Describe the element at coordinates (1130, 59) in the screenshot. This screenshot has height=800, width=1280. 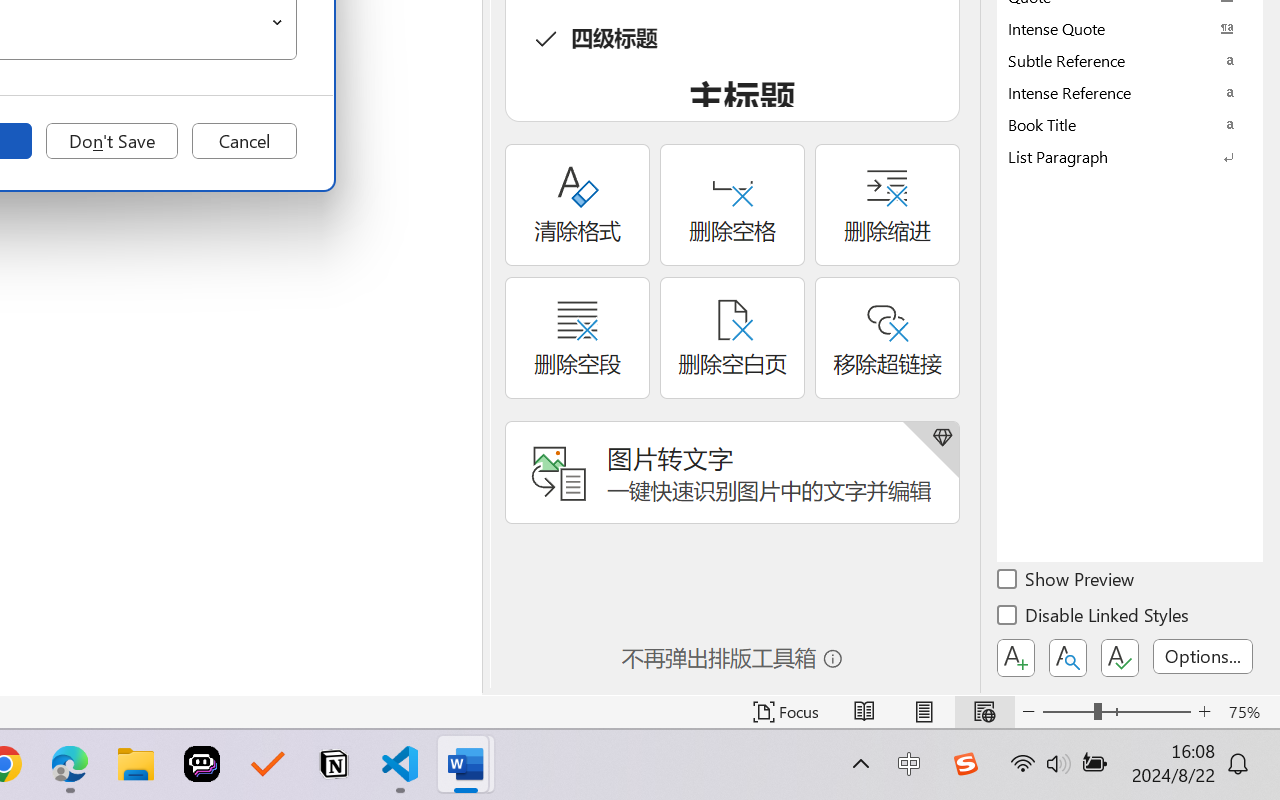
I see `'Subtle Reference'` at that location.